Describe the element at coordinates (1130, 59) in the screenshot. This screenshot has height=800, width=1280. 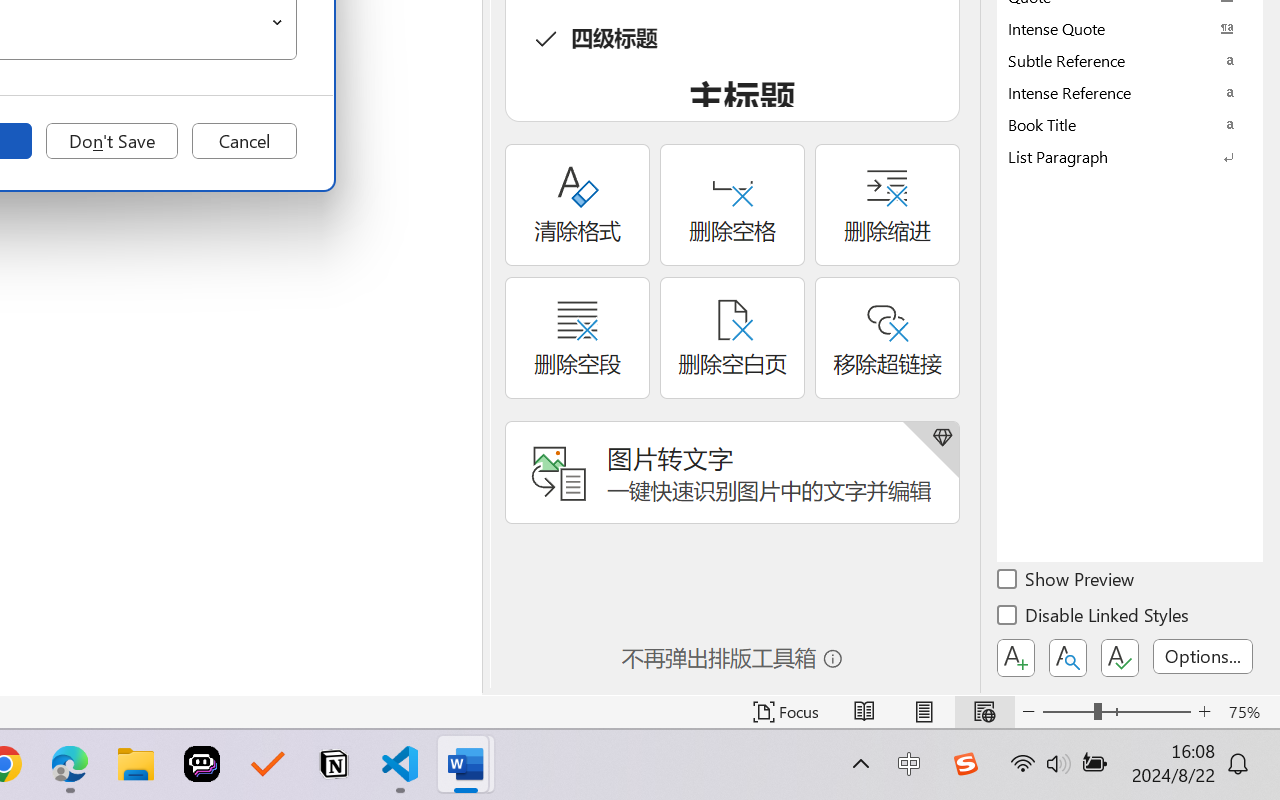
I see `'Subtle Reference'` at that location.